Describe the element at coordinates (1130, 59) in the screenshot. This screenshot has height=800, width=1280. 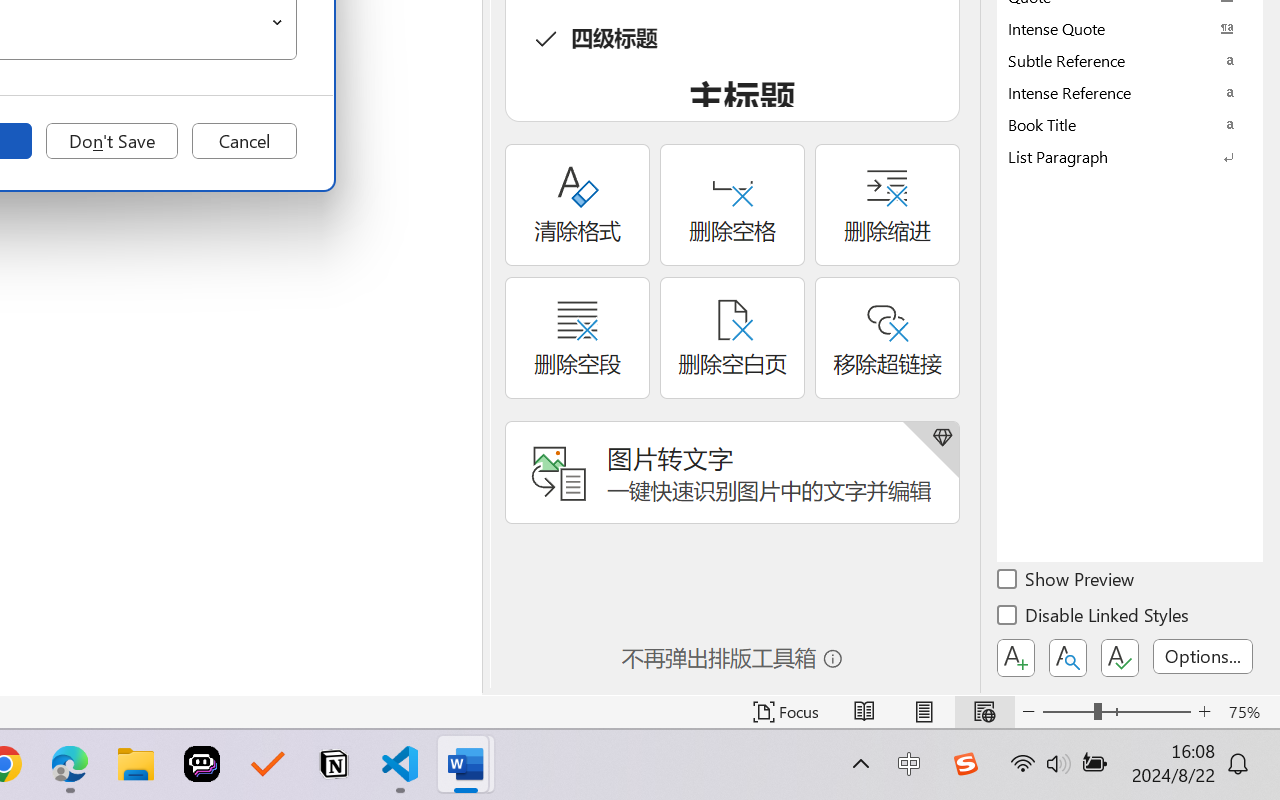
I see `'Subtle Reference'` at that location.